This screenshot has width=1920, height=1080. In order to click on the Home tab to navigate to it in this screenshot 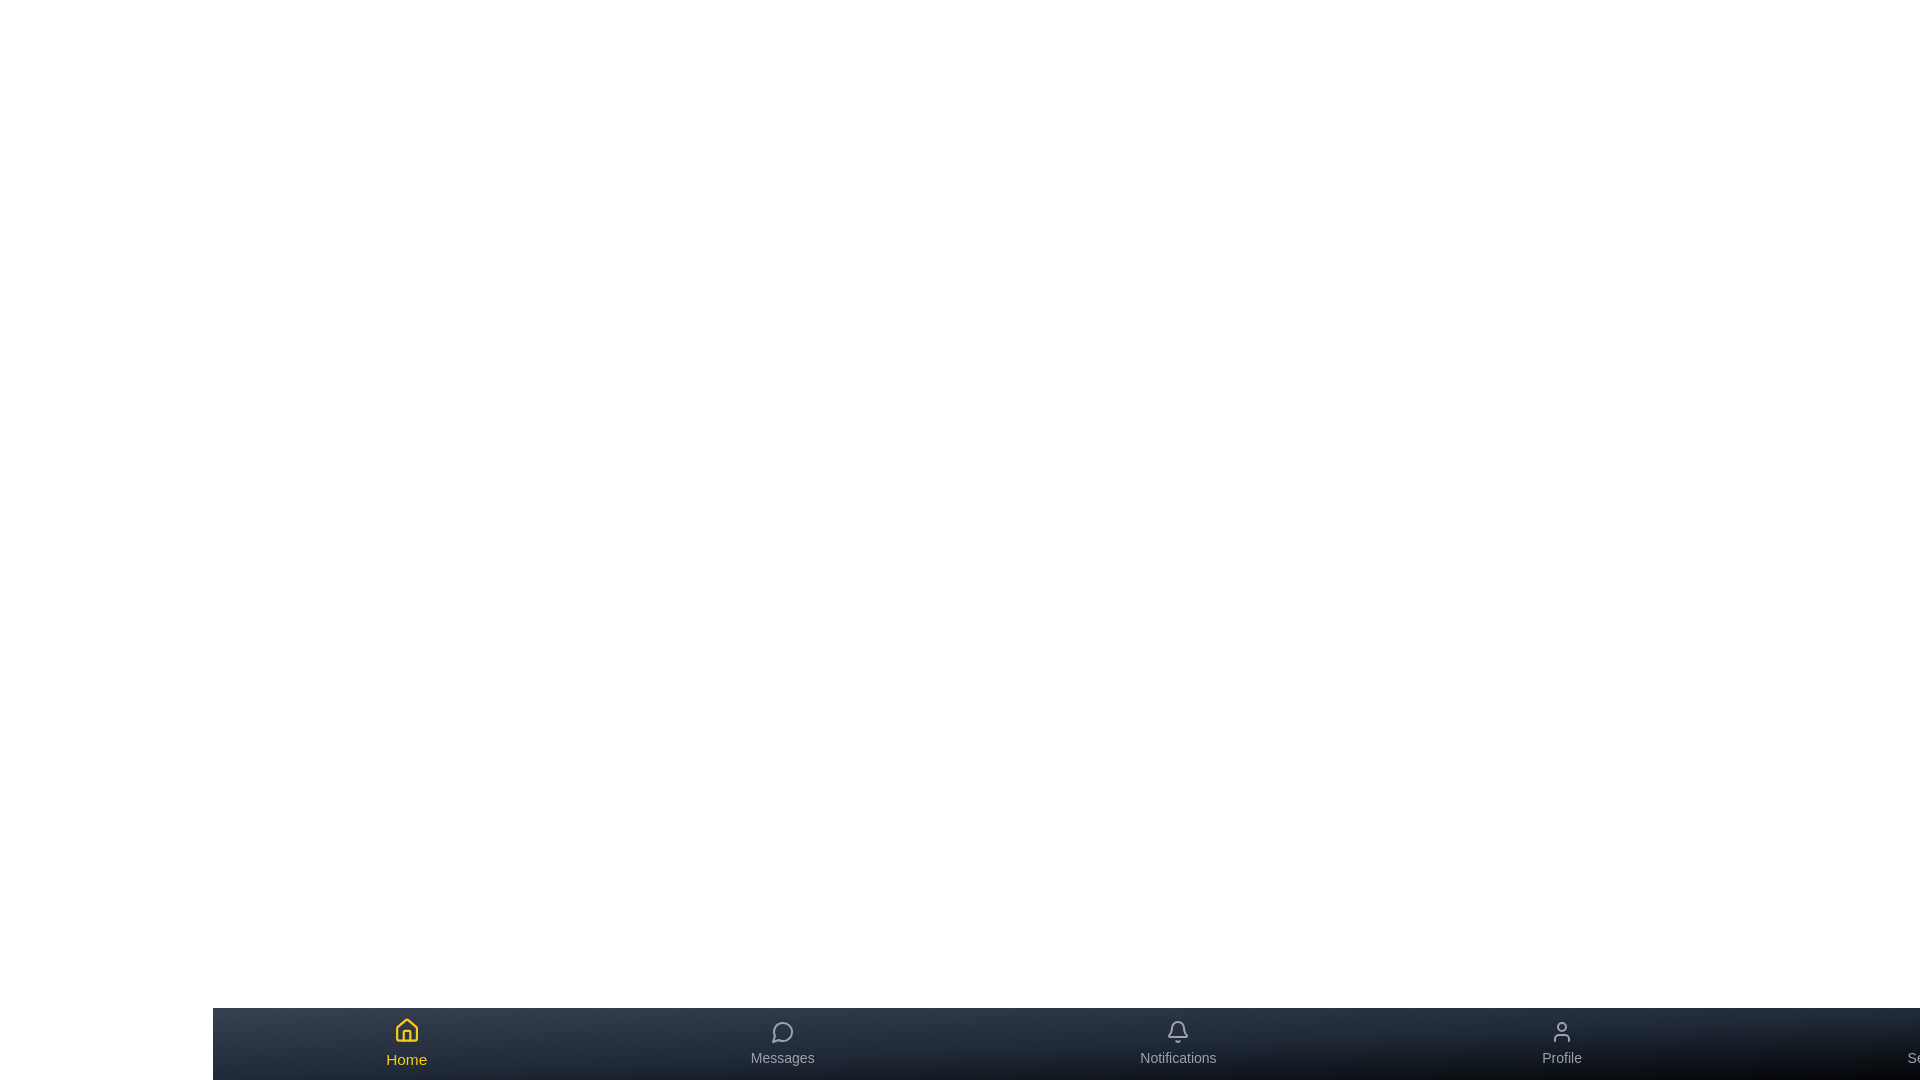, I will do `click(405, 1043)`.